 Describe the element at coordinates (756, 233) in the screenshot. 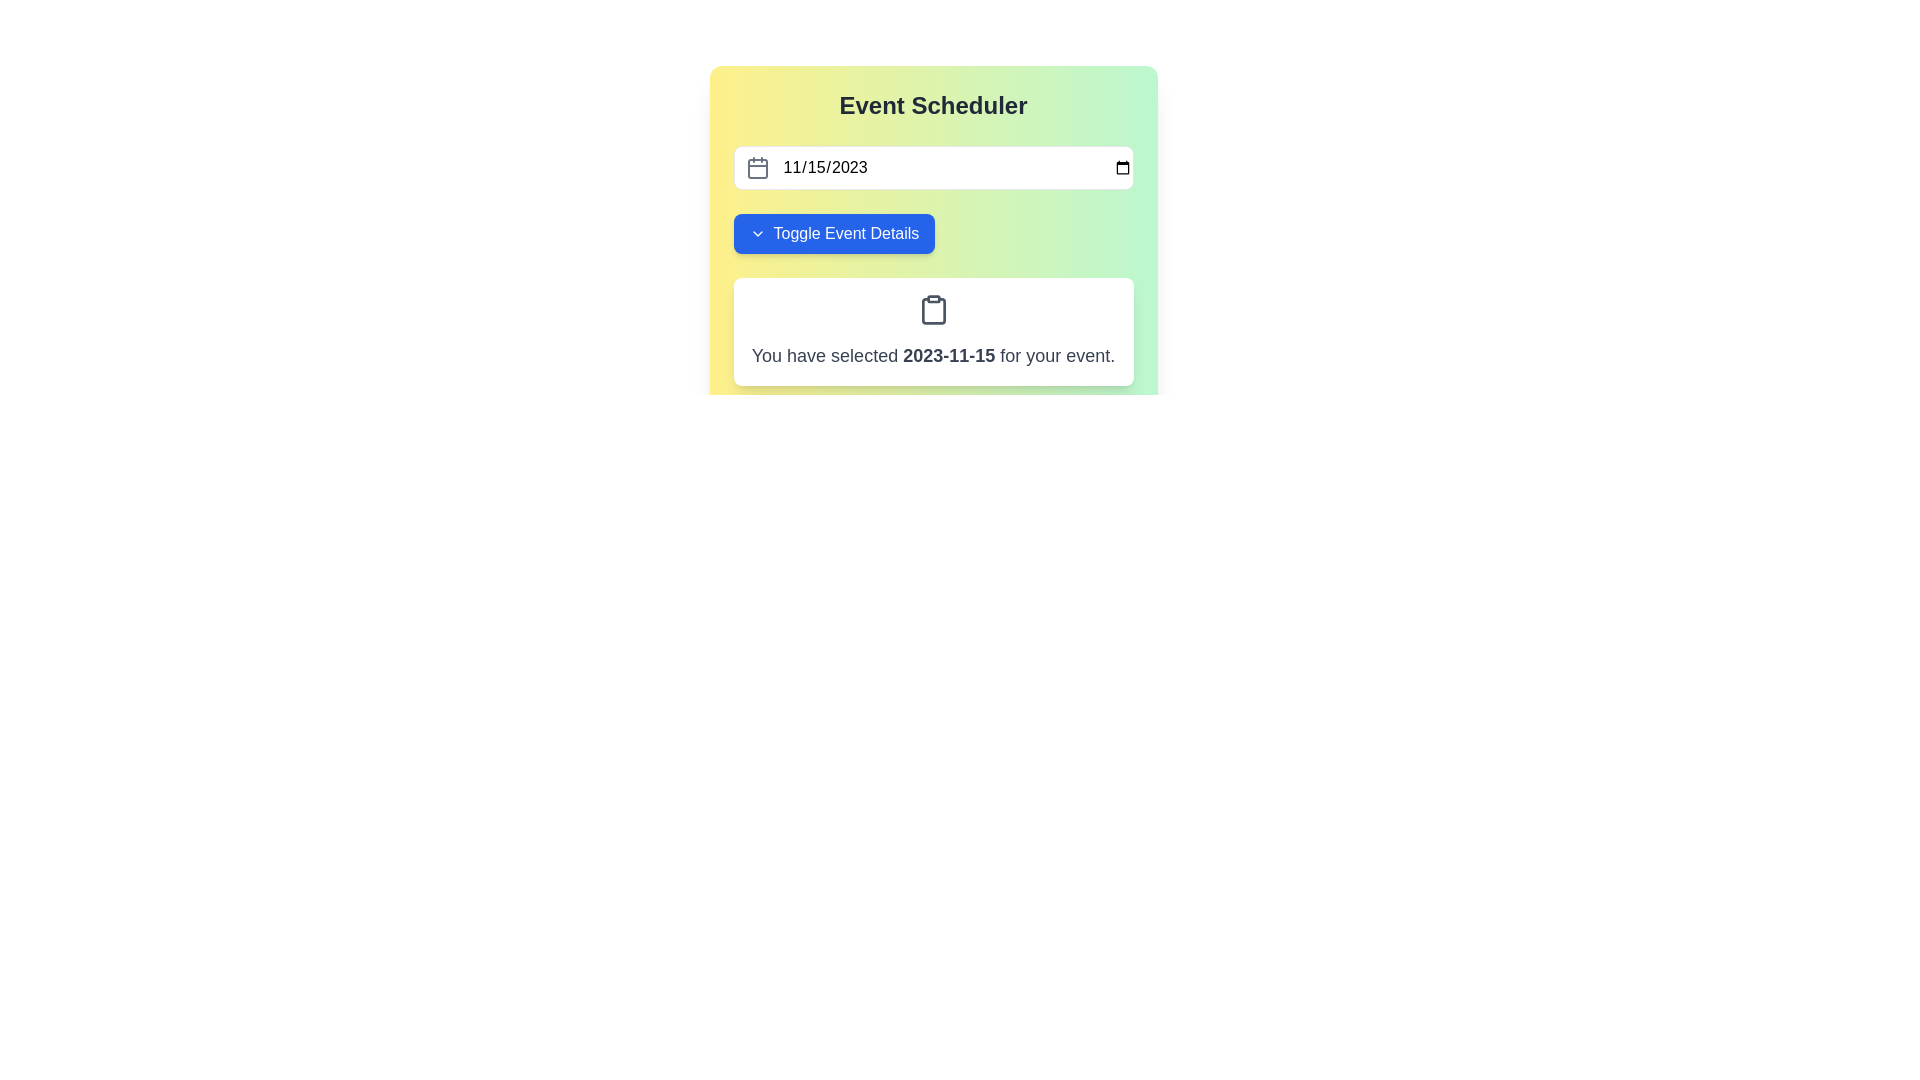

I see `the Chevron-down icon located within the button labeled 'Toggle Event Details'` at that location.